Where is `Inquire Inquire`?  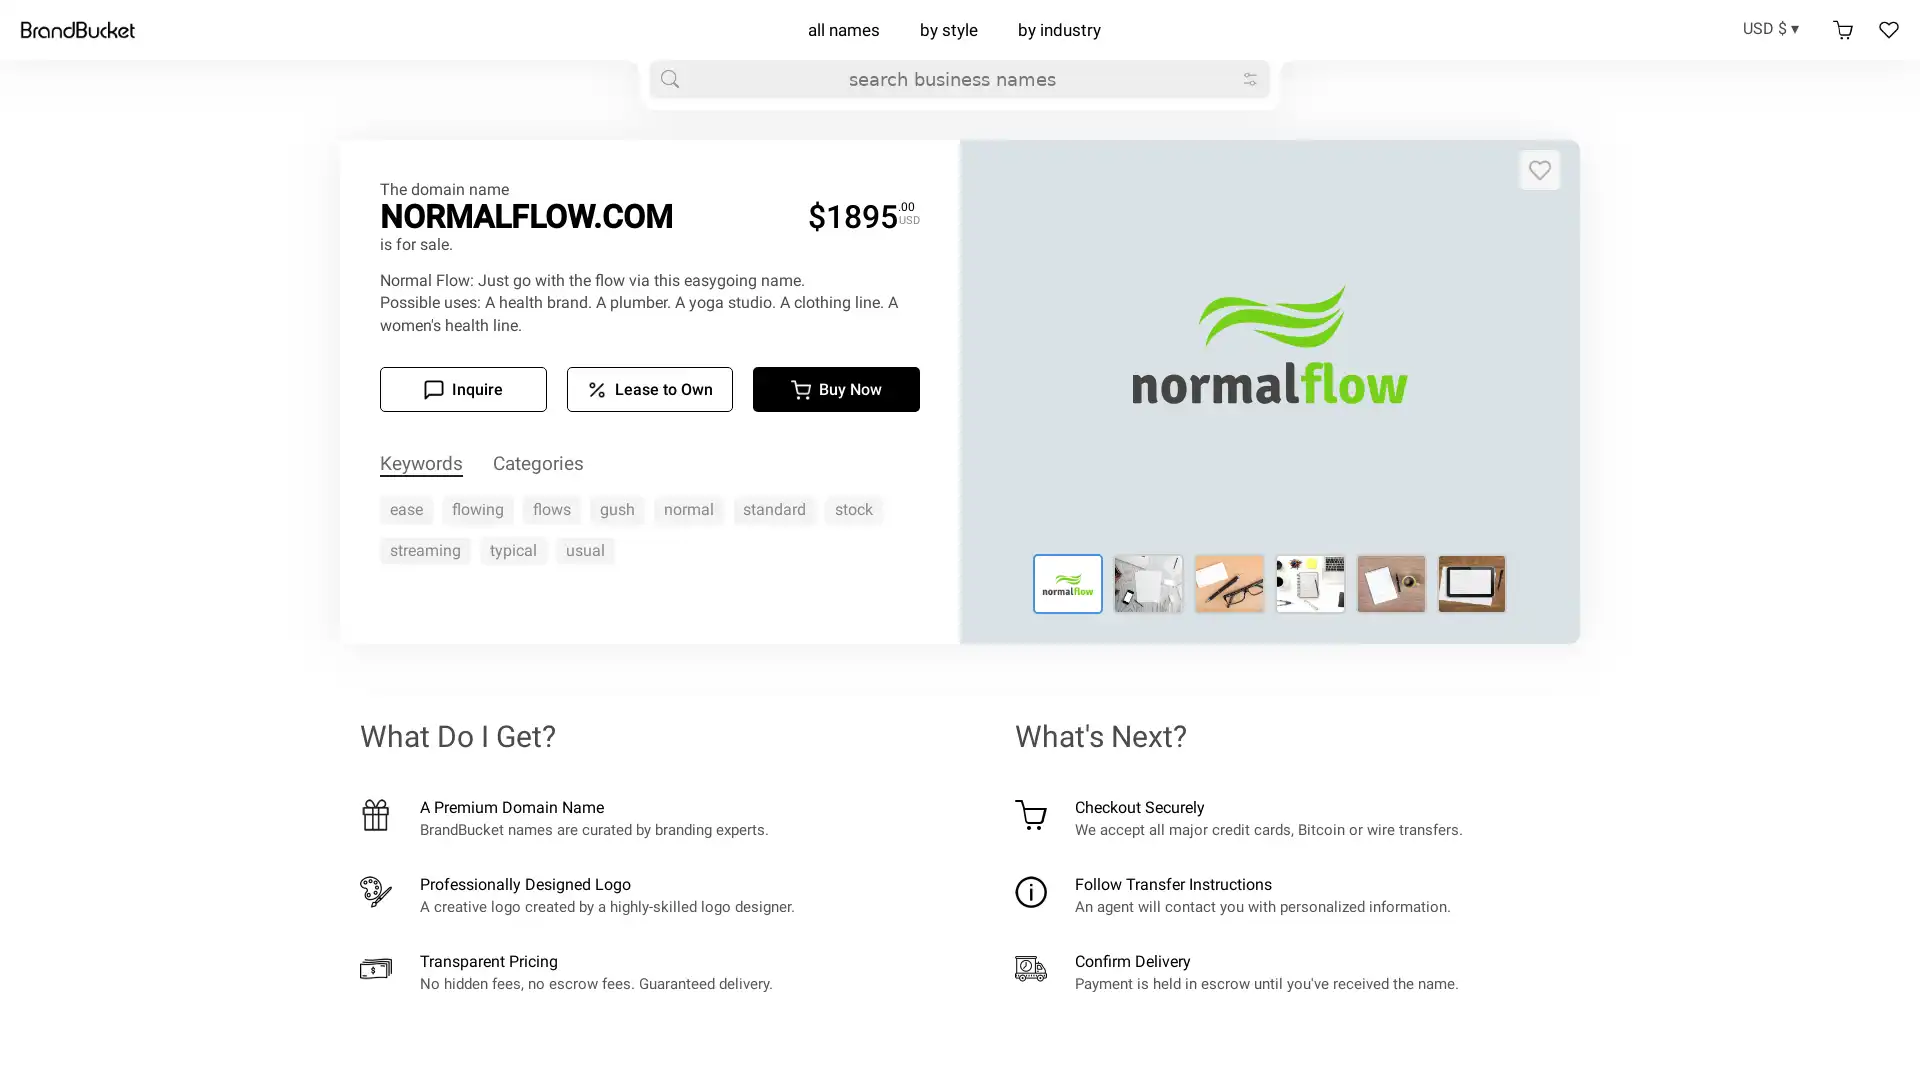 Inquire Inquire is located at coordinates (461, 389).